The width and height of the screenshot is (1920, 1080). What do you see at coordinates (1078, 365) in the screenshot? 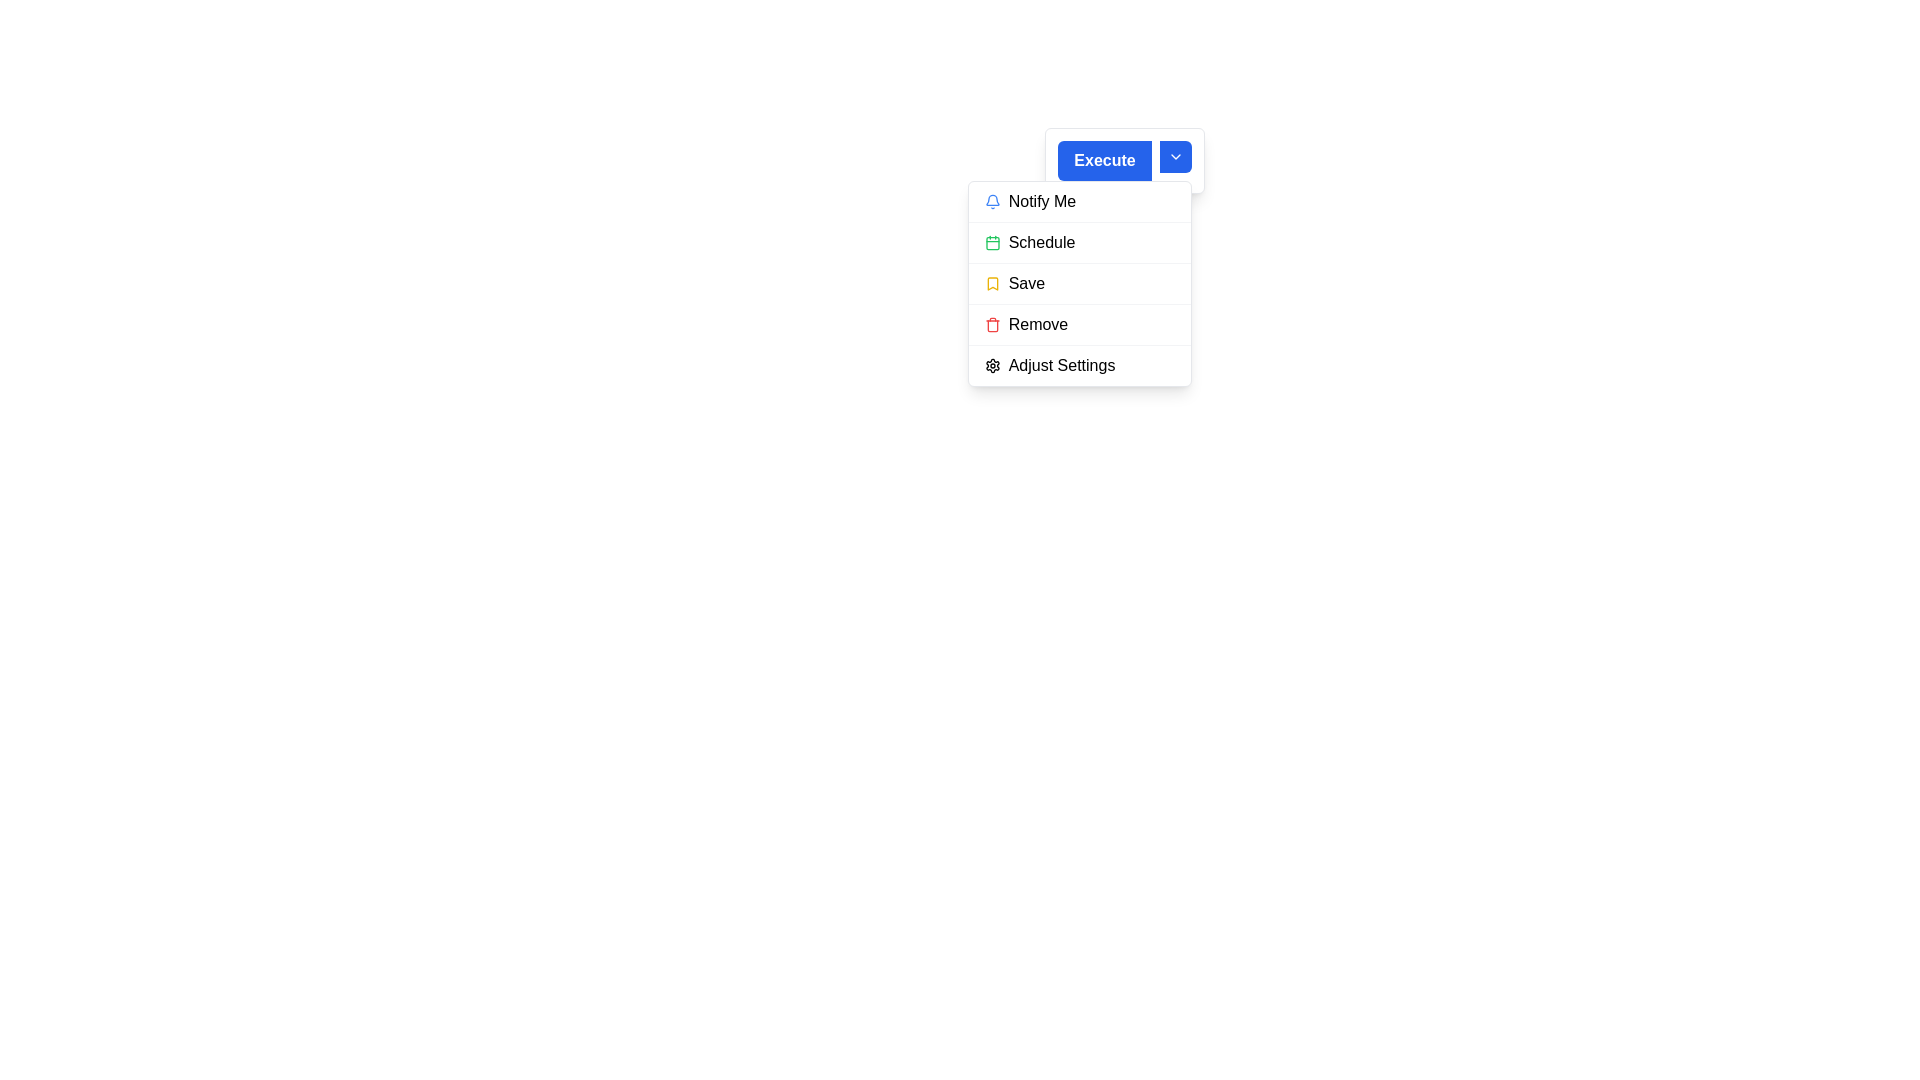
I see `the 'Adjust Settings' menu item in the dropdown, which is the fifth item and features a gear icon with black text on a white background` at bounding box center [1078, 365].